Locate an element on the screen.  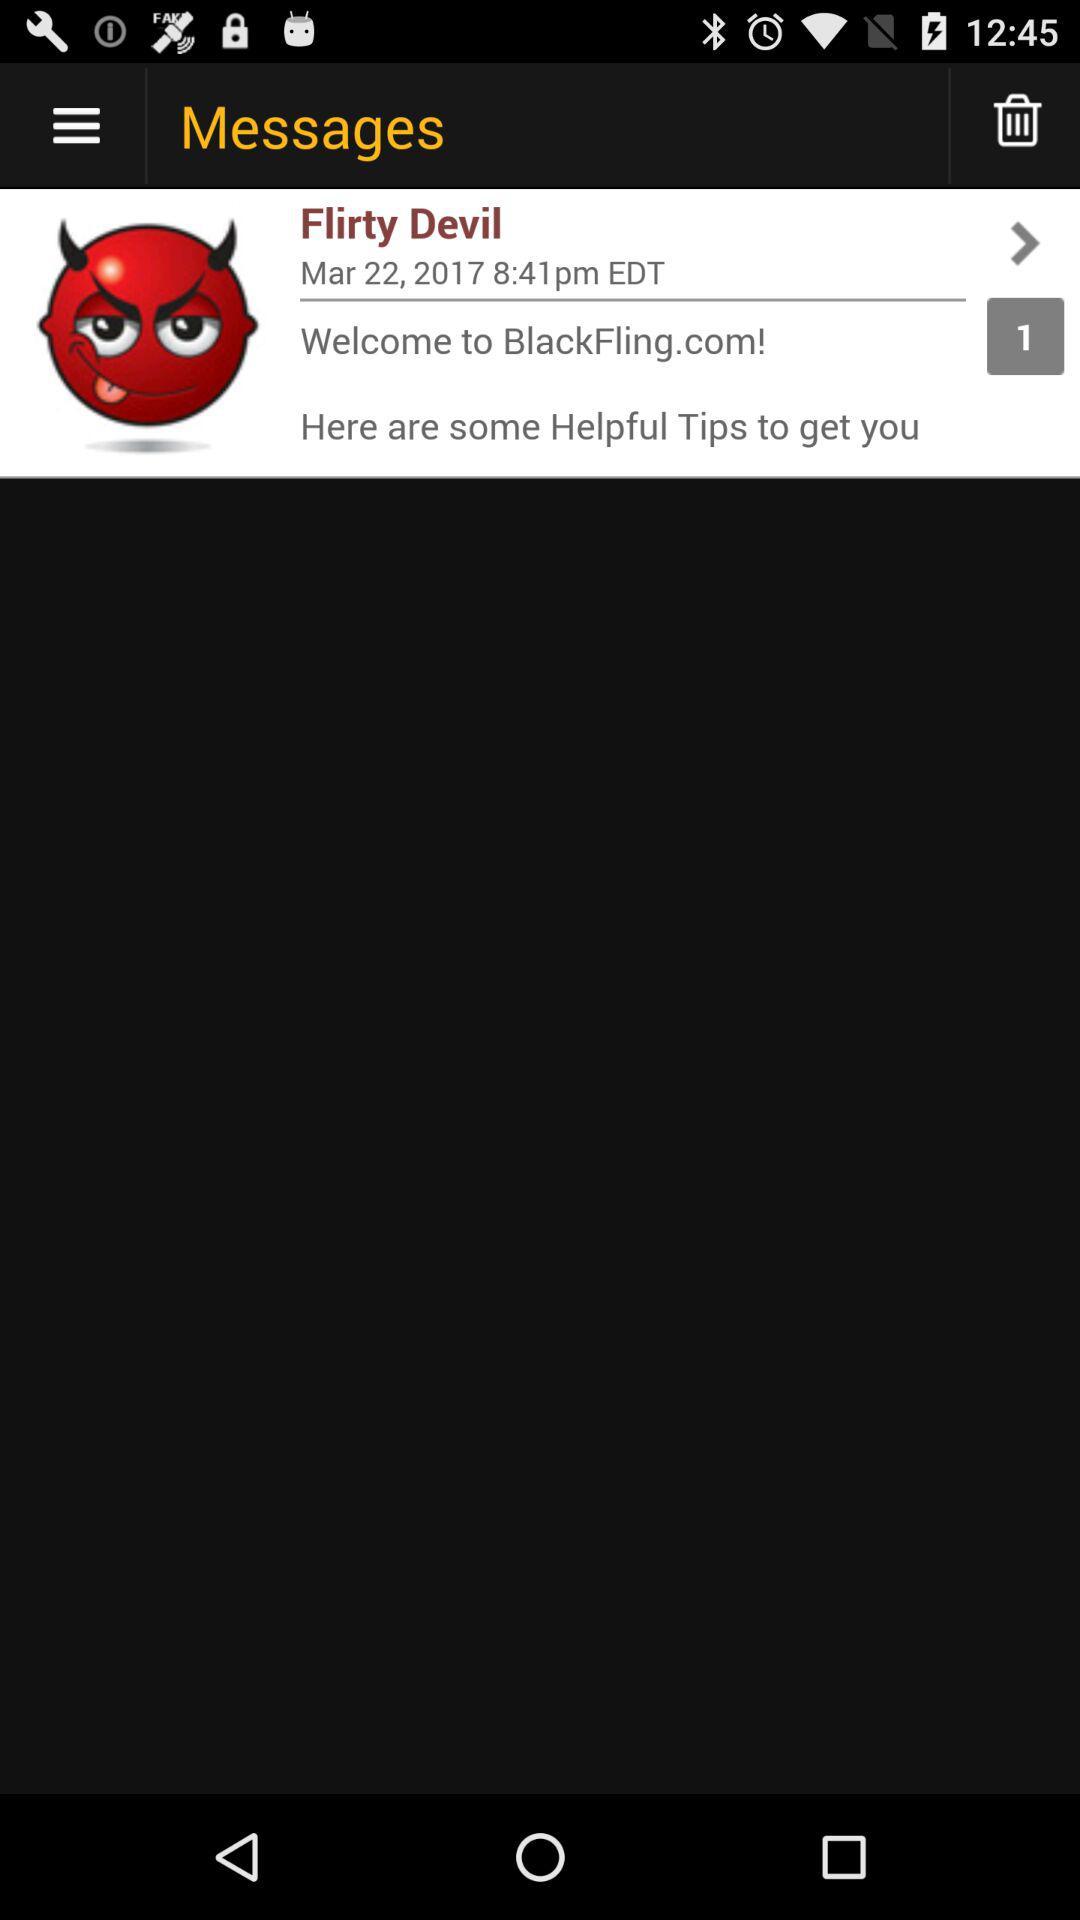
flirty devil app is located at coordinates (632, 222).